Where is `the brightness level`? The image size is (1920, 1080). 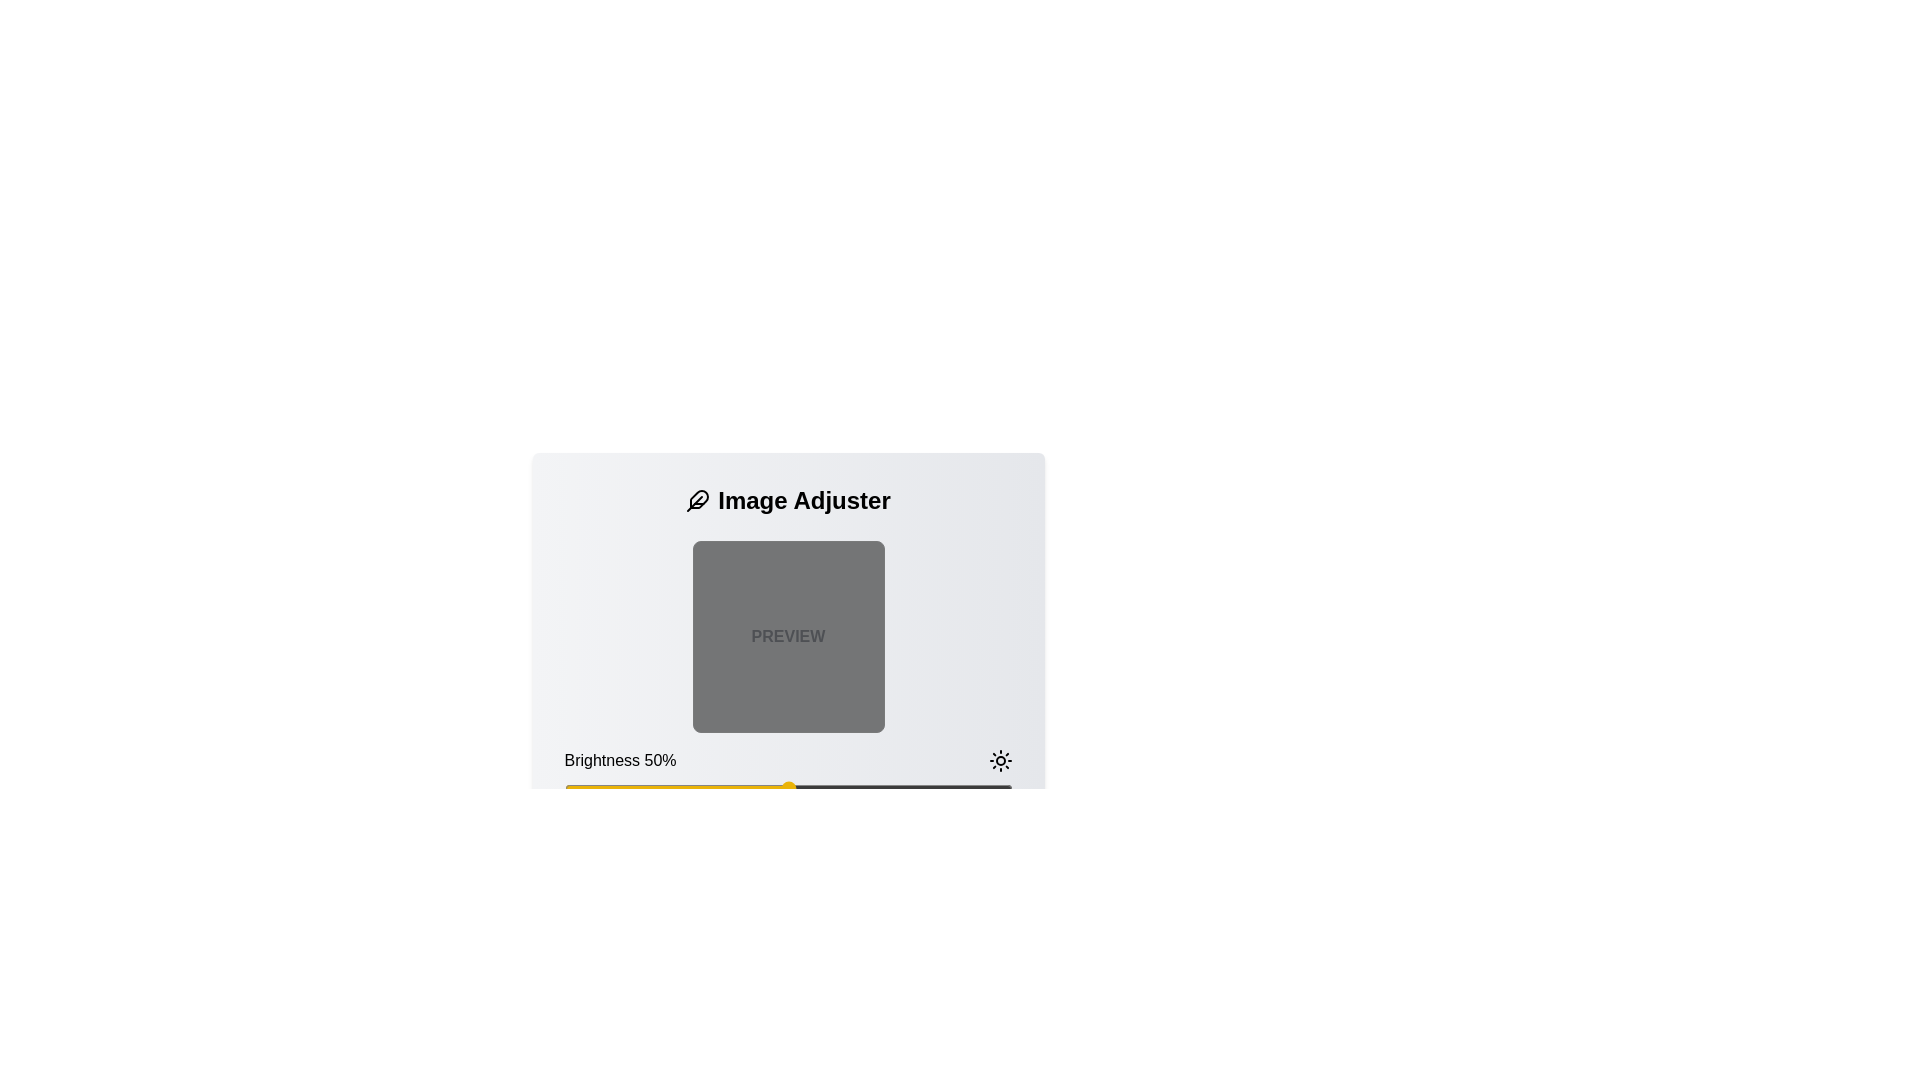 the brightness level is located at coordinates (645, 788).